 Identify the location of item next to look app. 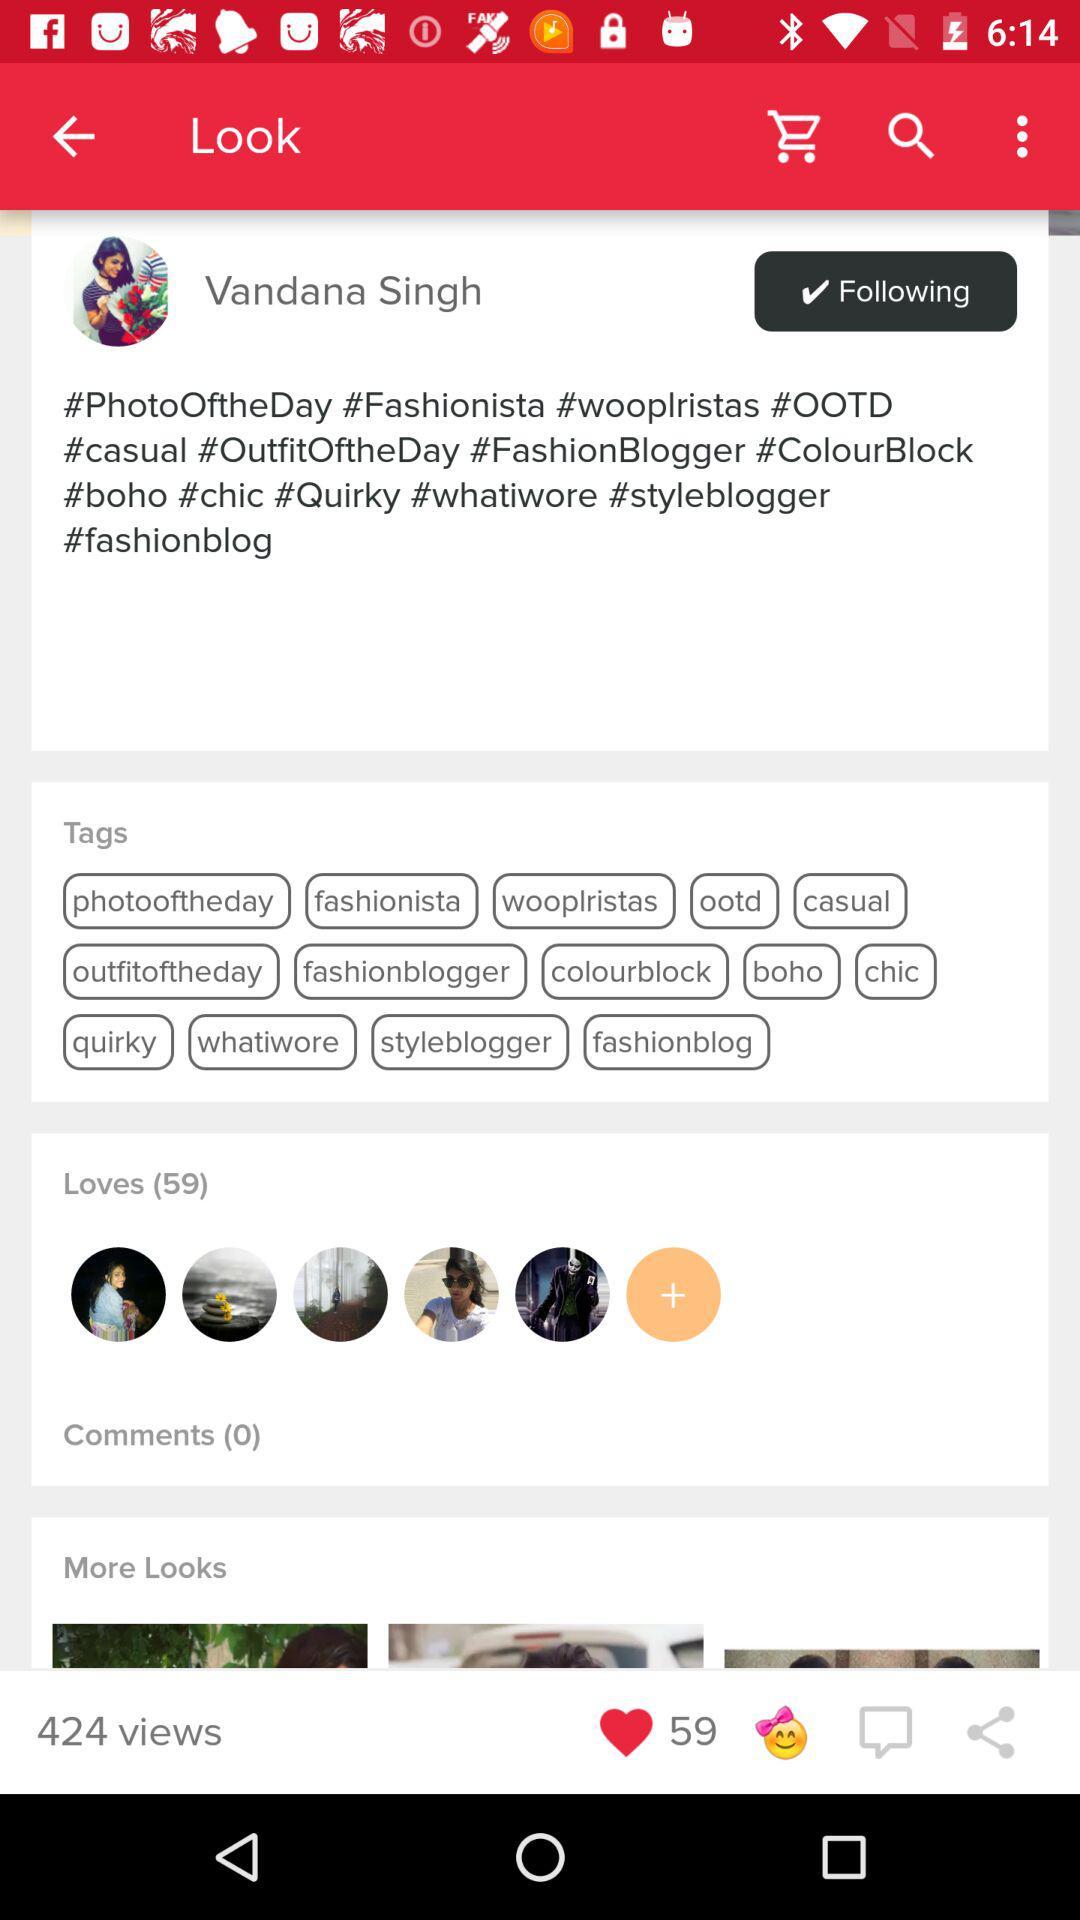
(72, 135).